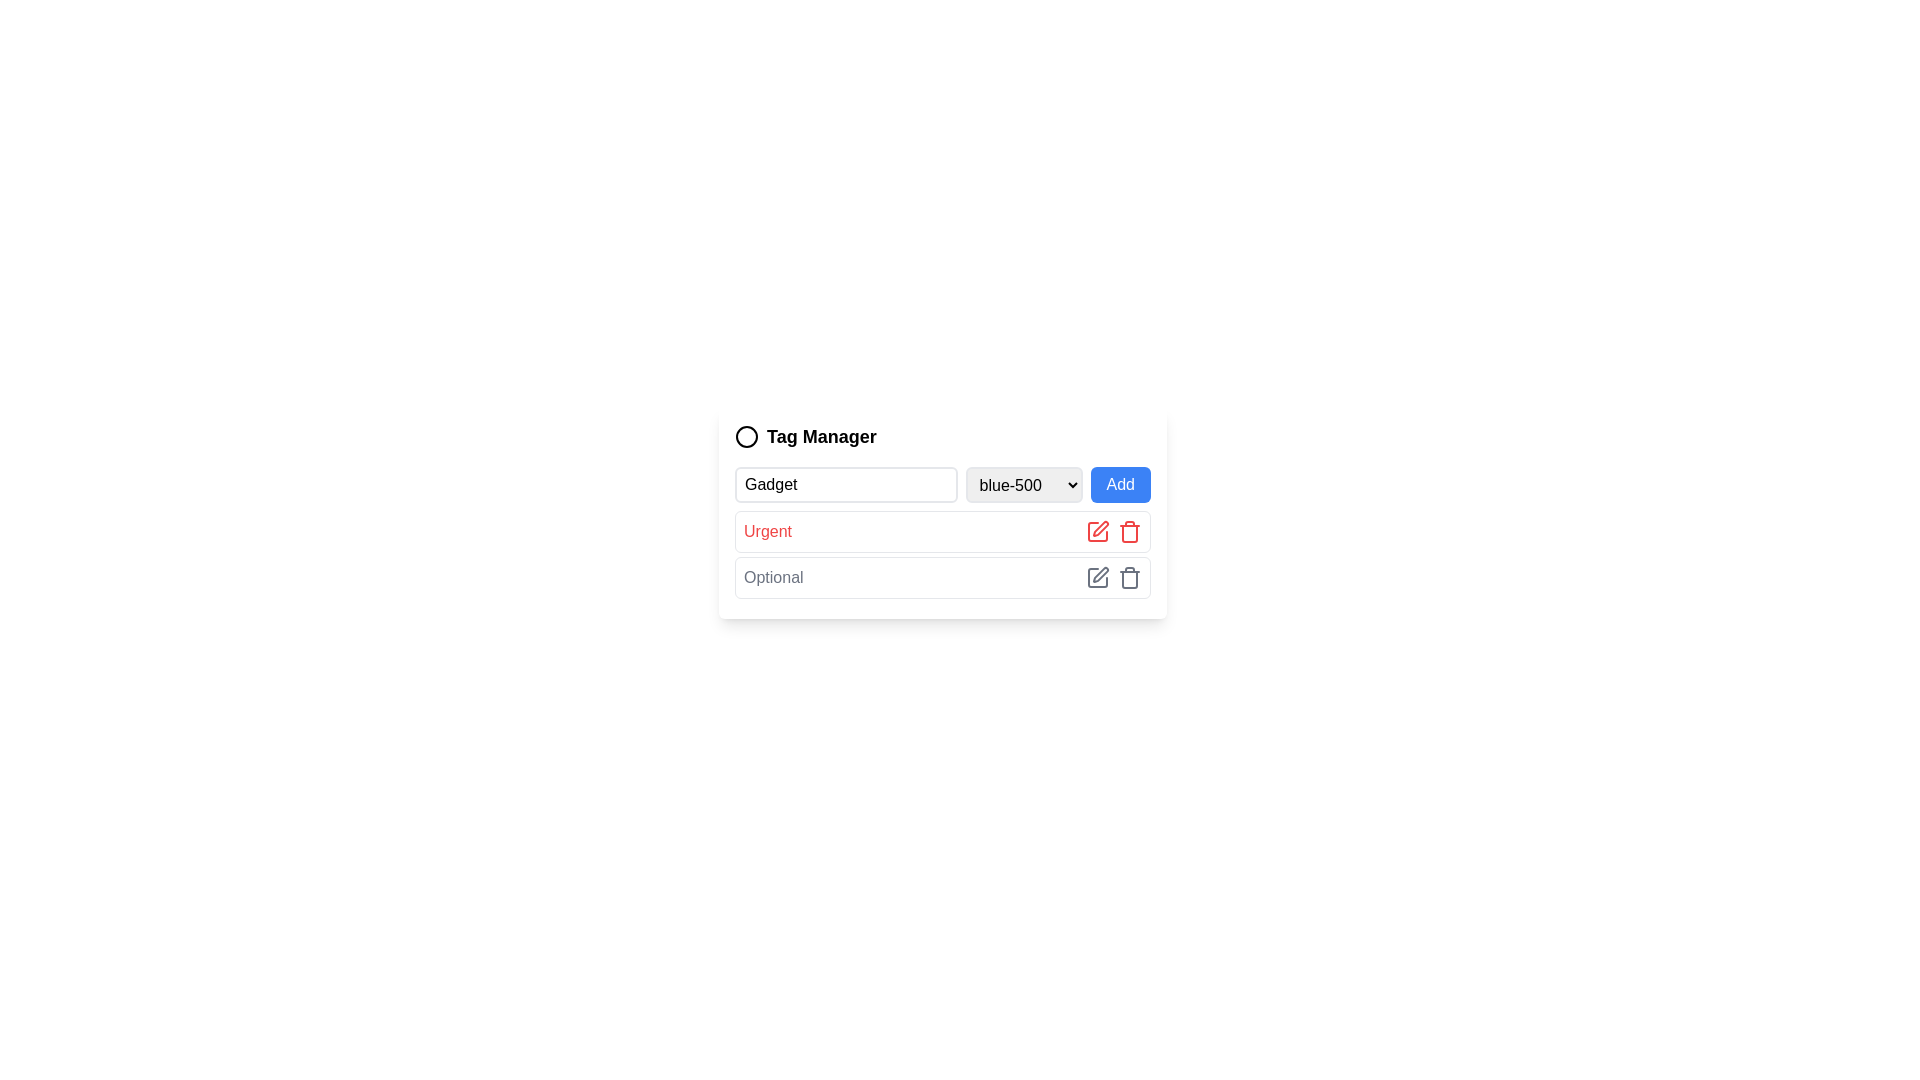 The image size is (1920, 1080). What do you see at coordinates (941, 485) in the screenshot?
I see `an option from the dropdown menu located beside the input field labeled 'New Tag Name' in the composite UI component under the 'Tag Manager' header` at bounding box center [941, 485].